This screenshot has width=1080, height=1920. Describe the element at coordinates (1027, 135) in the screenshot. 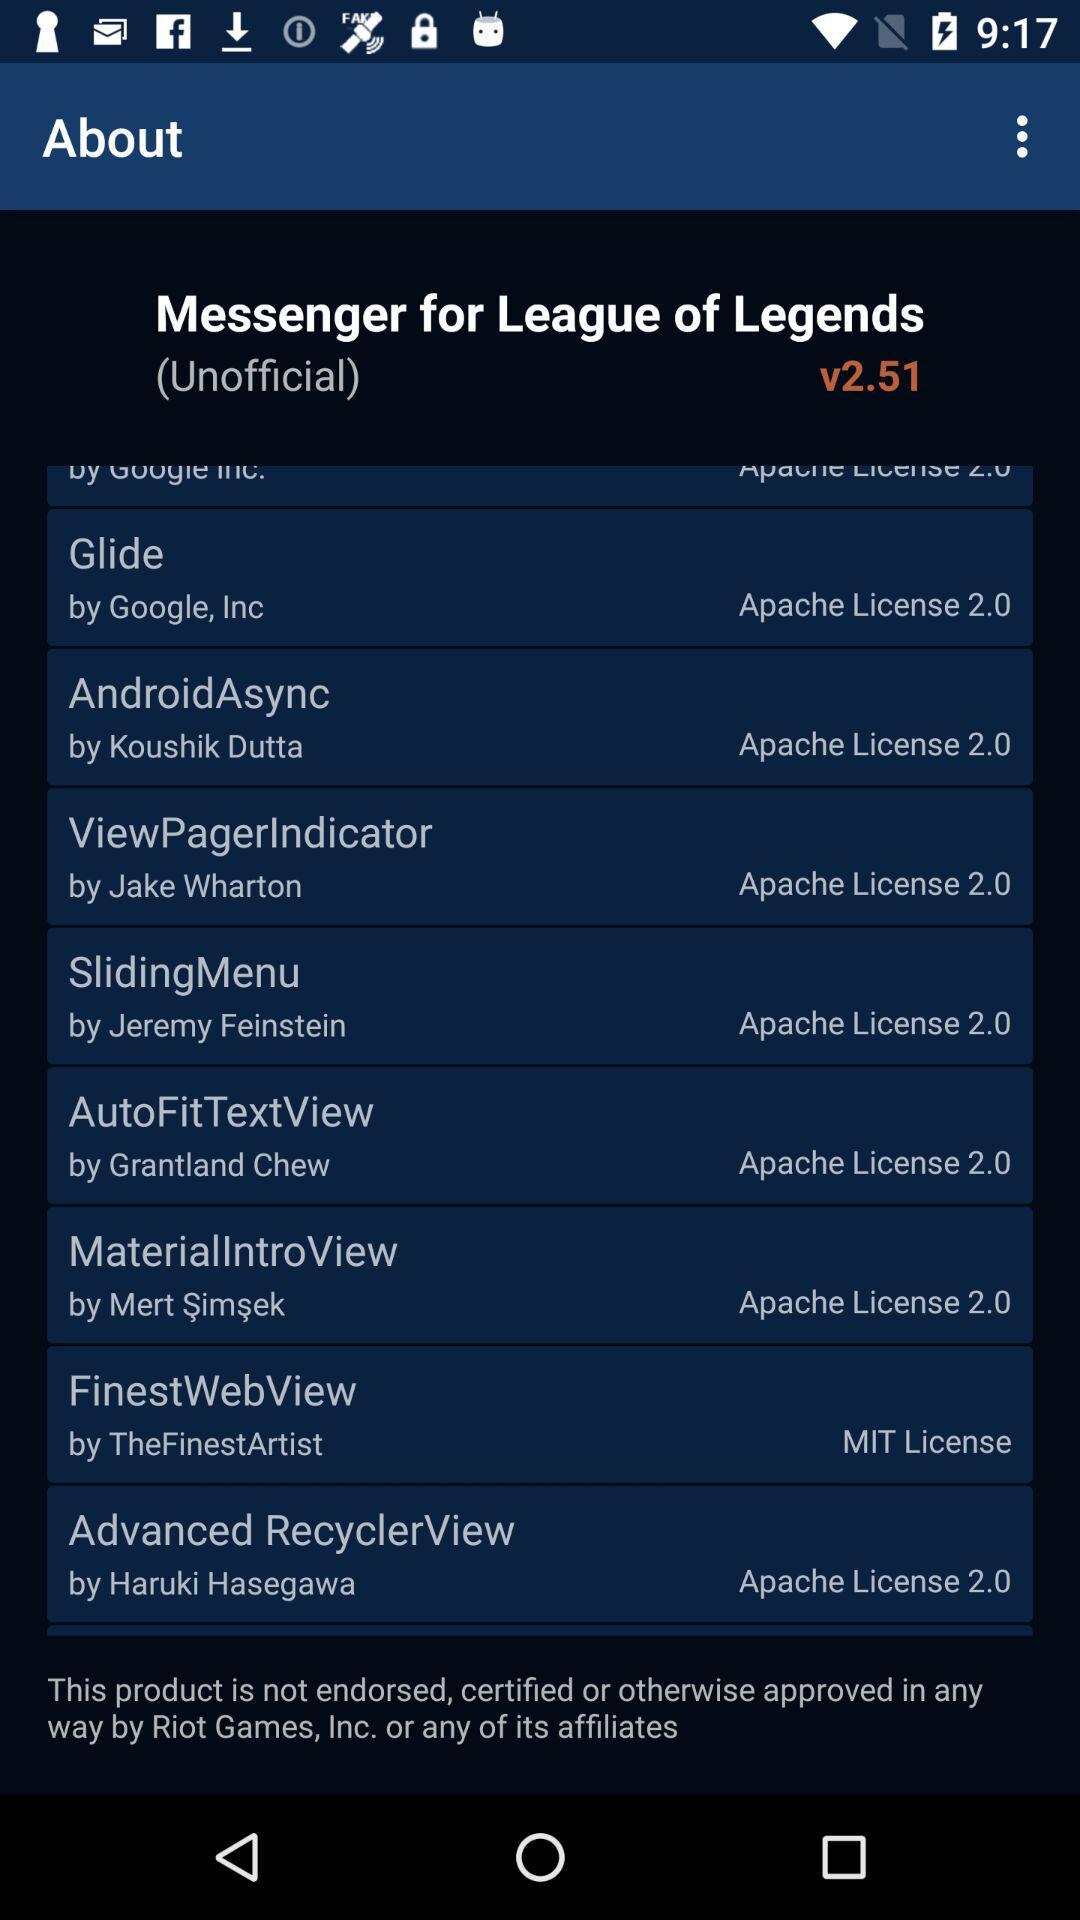

I see `the icon to the right of about` at that location.